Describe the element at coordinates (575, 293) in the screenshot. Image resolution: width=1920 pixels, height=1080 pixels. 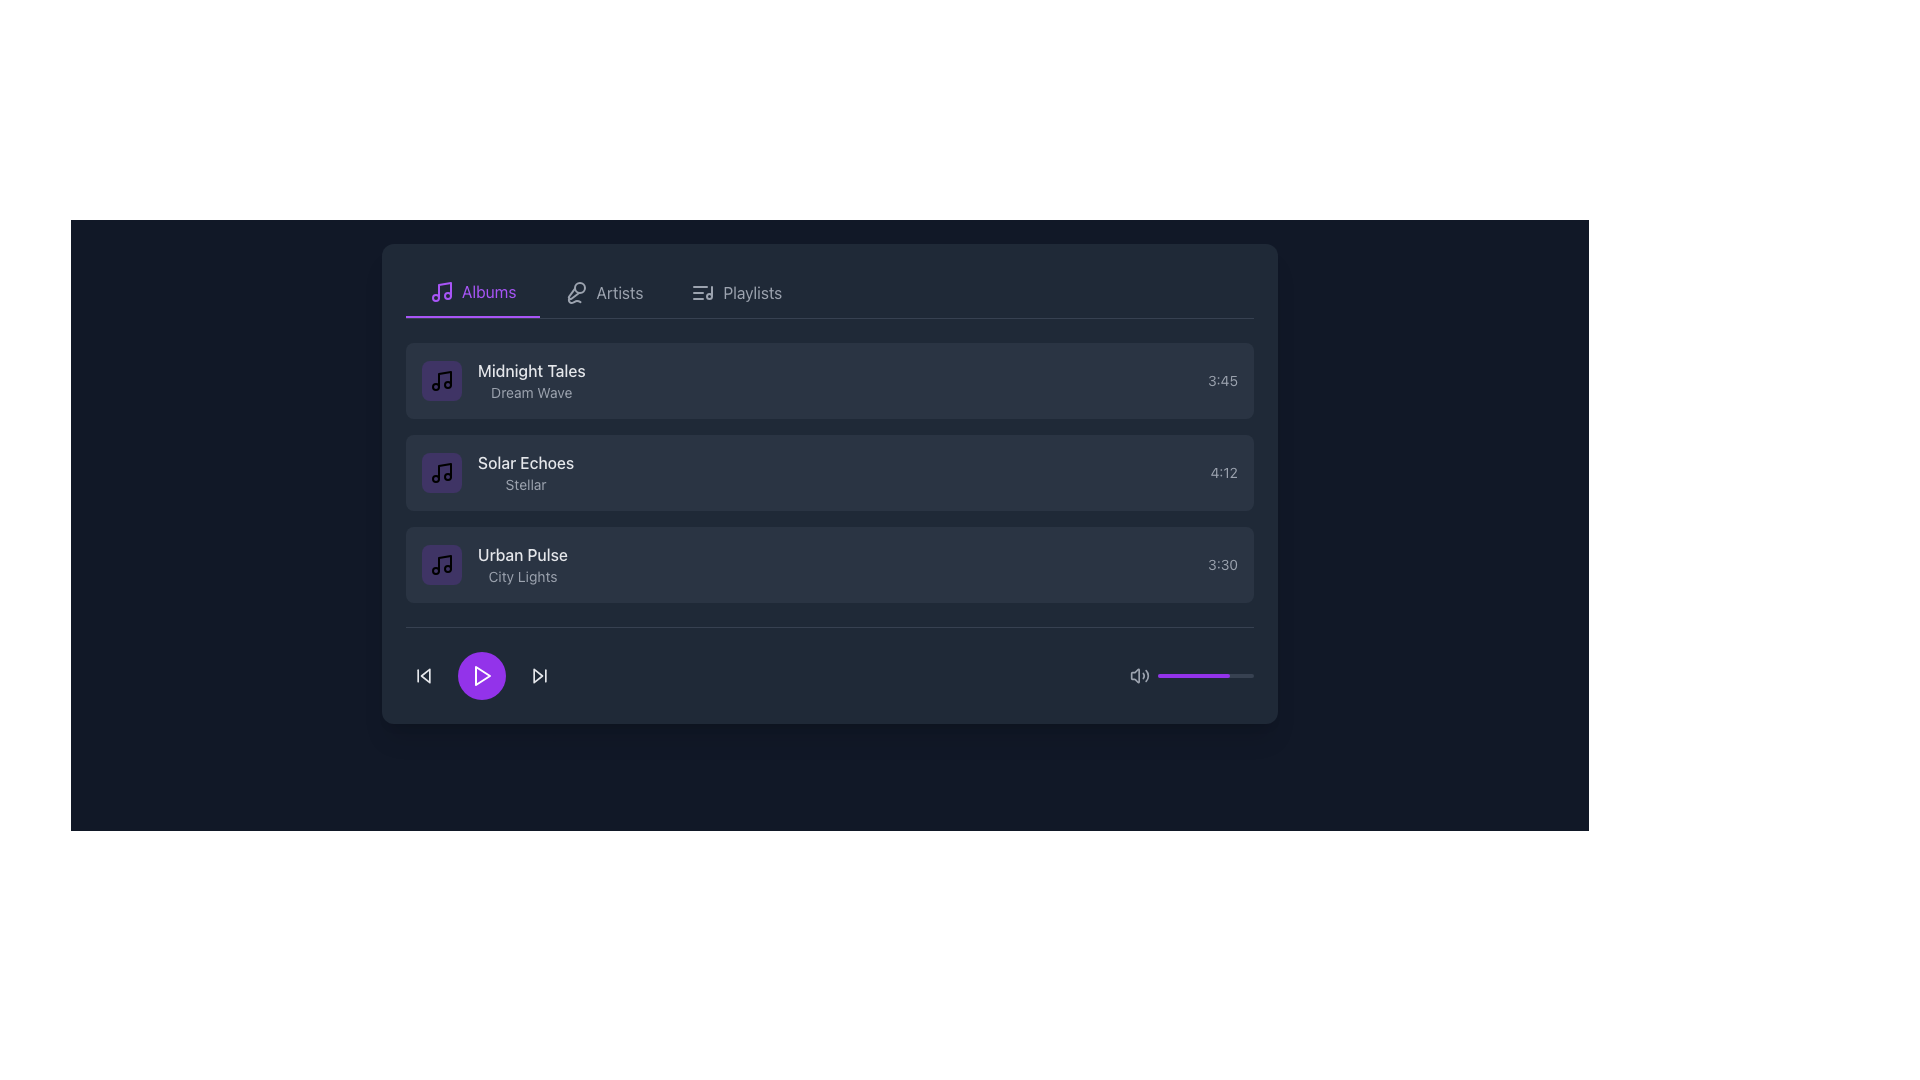
I see `the icon representing the 'Artists' section located within the navigation bar, positioned between the 'Albums' and 'Playlists' sections` at that location.